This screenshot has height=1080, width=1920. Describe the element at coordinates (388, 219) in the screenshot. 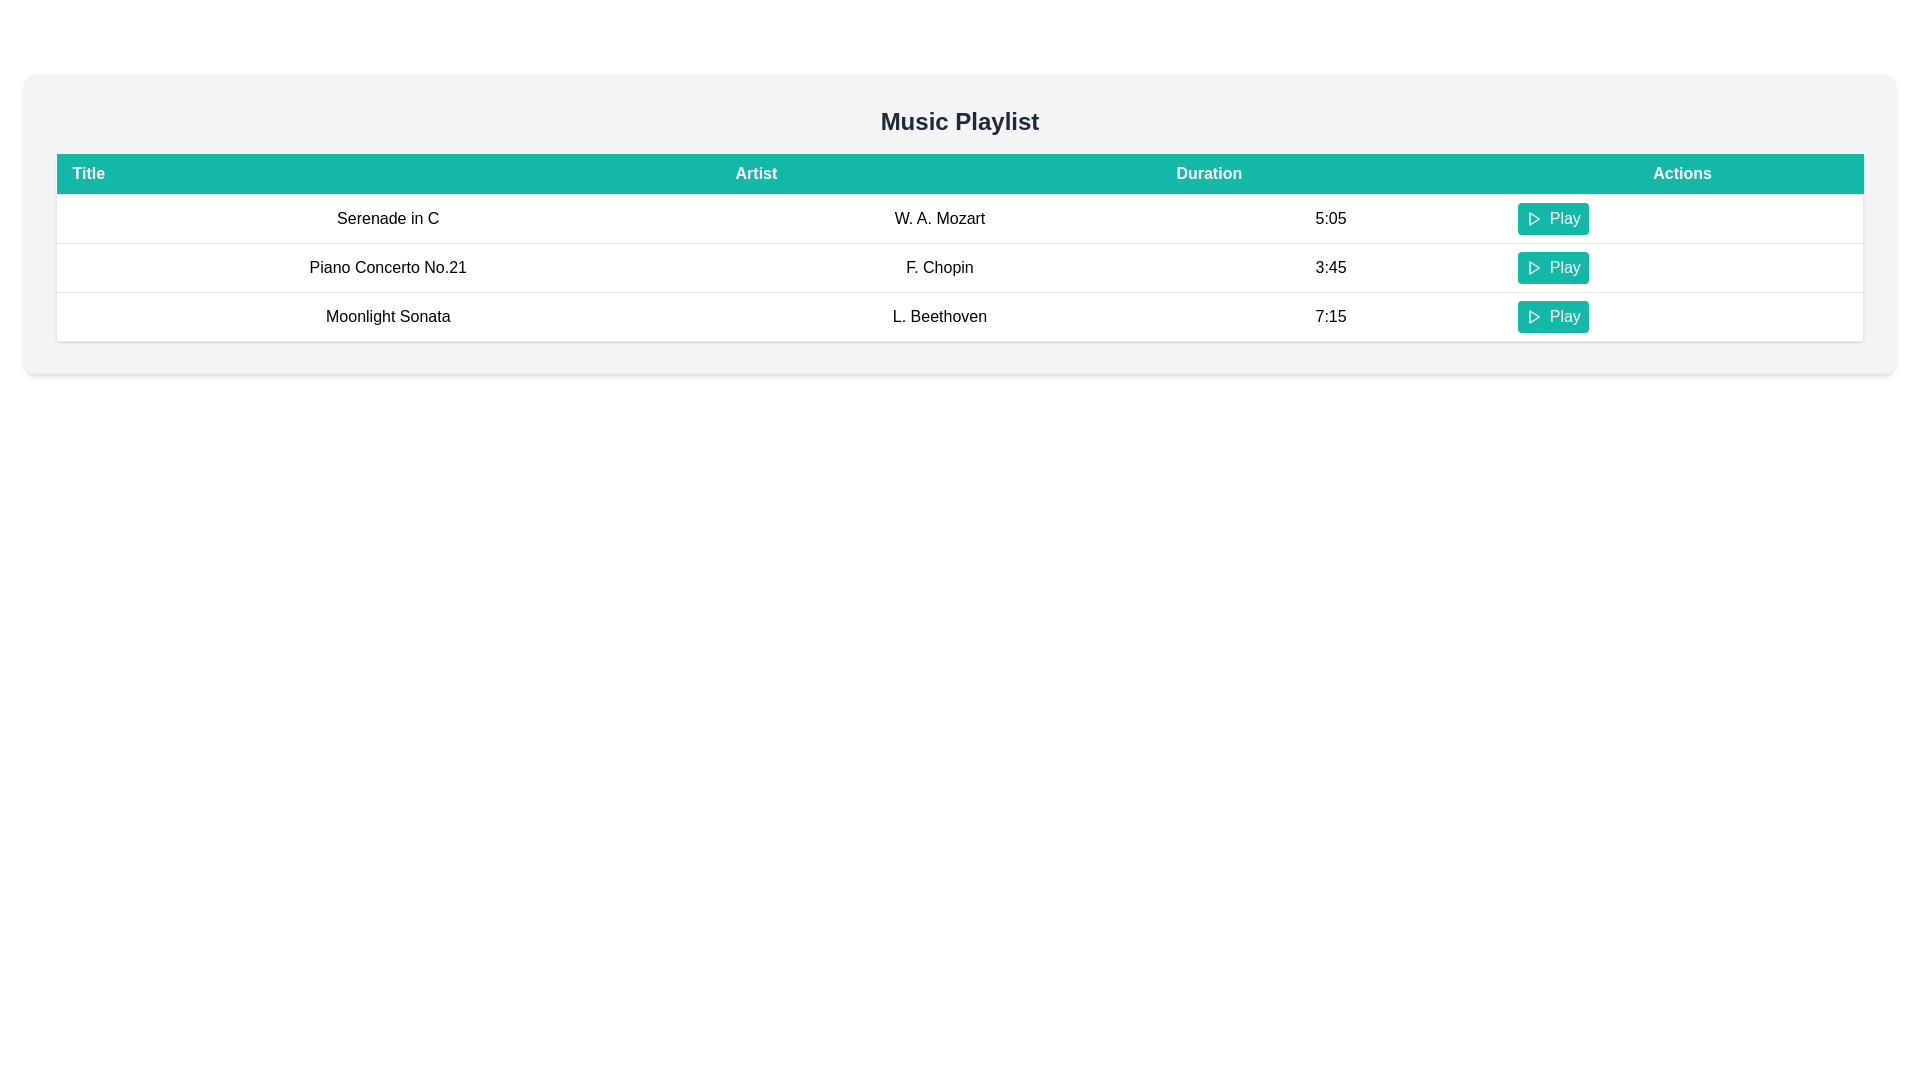

I see `the text label displaying 'Serenade in C', located in the first row under the 'Title' column of the table` at that location.